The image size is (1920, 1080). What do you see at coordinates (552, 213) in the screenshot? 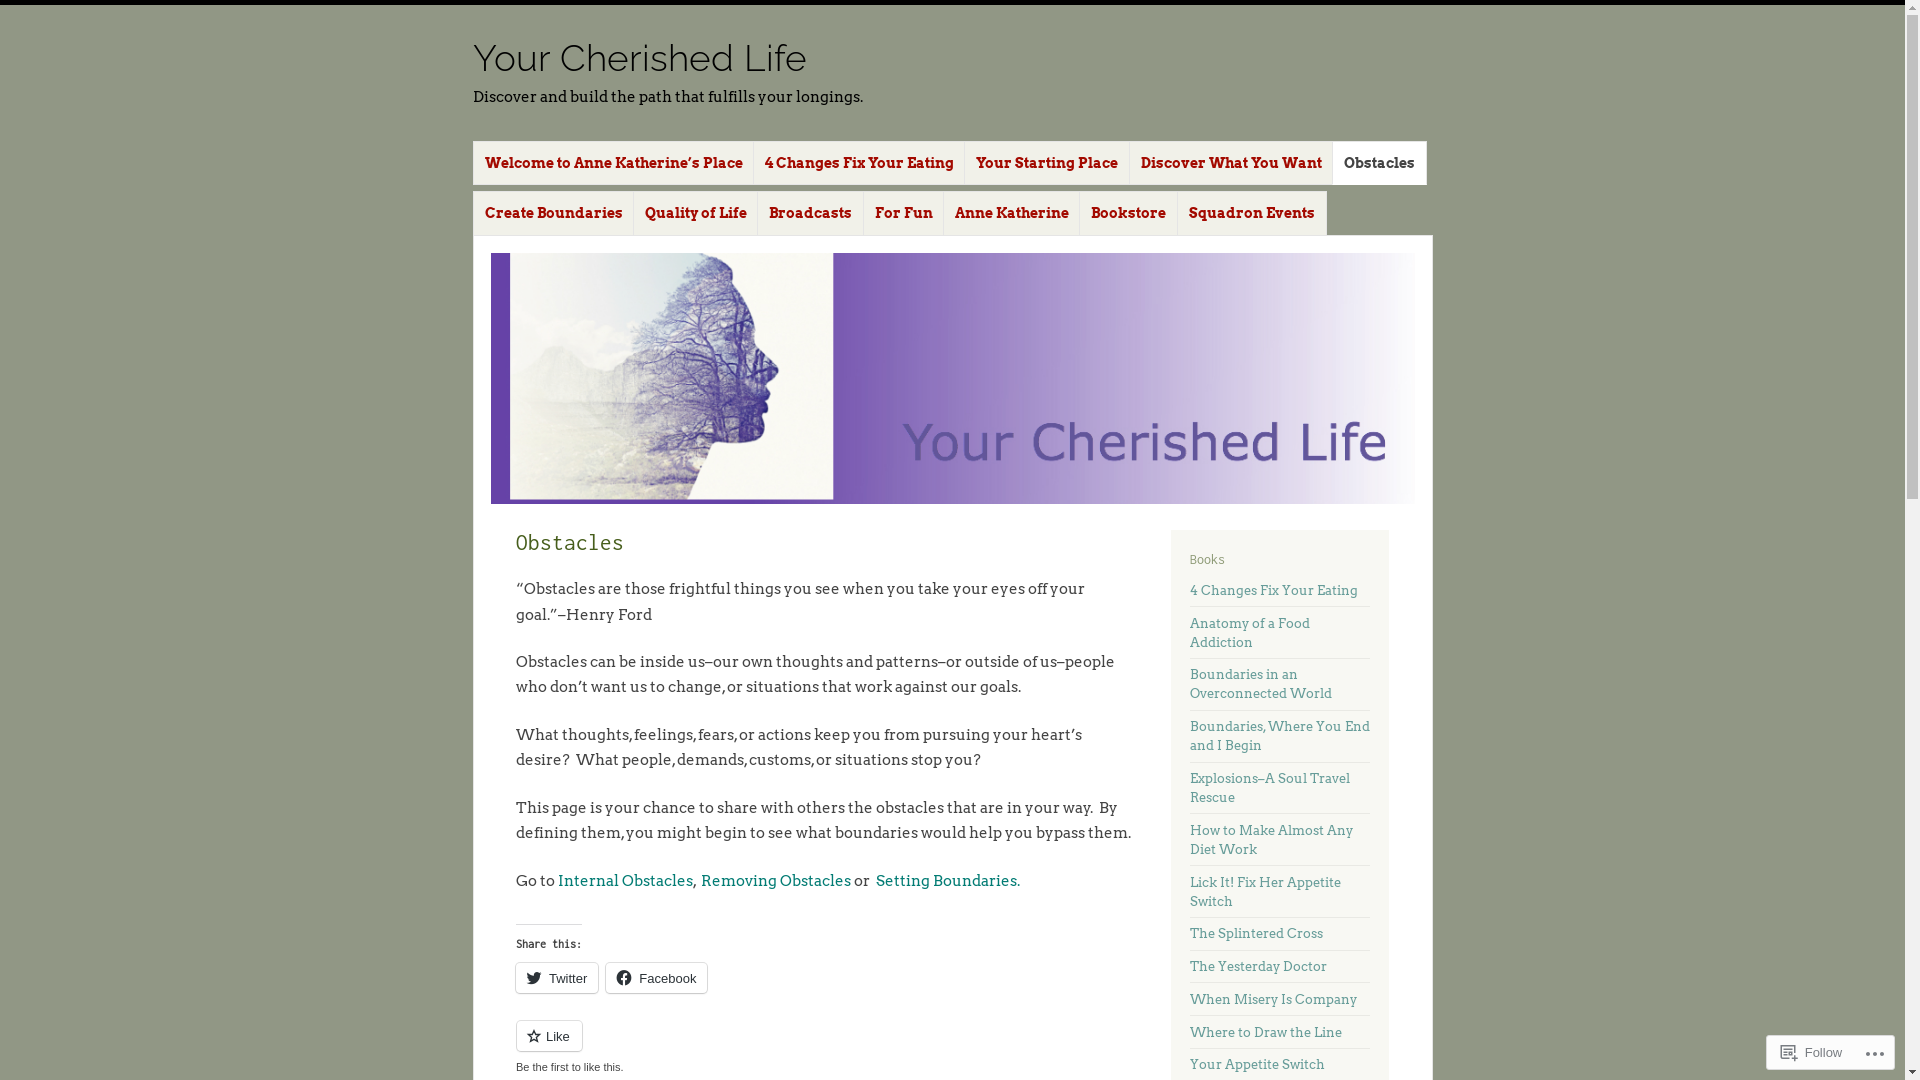
I see `'Create Boundaries'` at bounding box center [552, 213].